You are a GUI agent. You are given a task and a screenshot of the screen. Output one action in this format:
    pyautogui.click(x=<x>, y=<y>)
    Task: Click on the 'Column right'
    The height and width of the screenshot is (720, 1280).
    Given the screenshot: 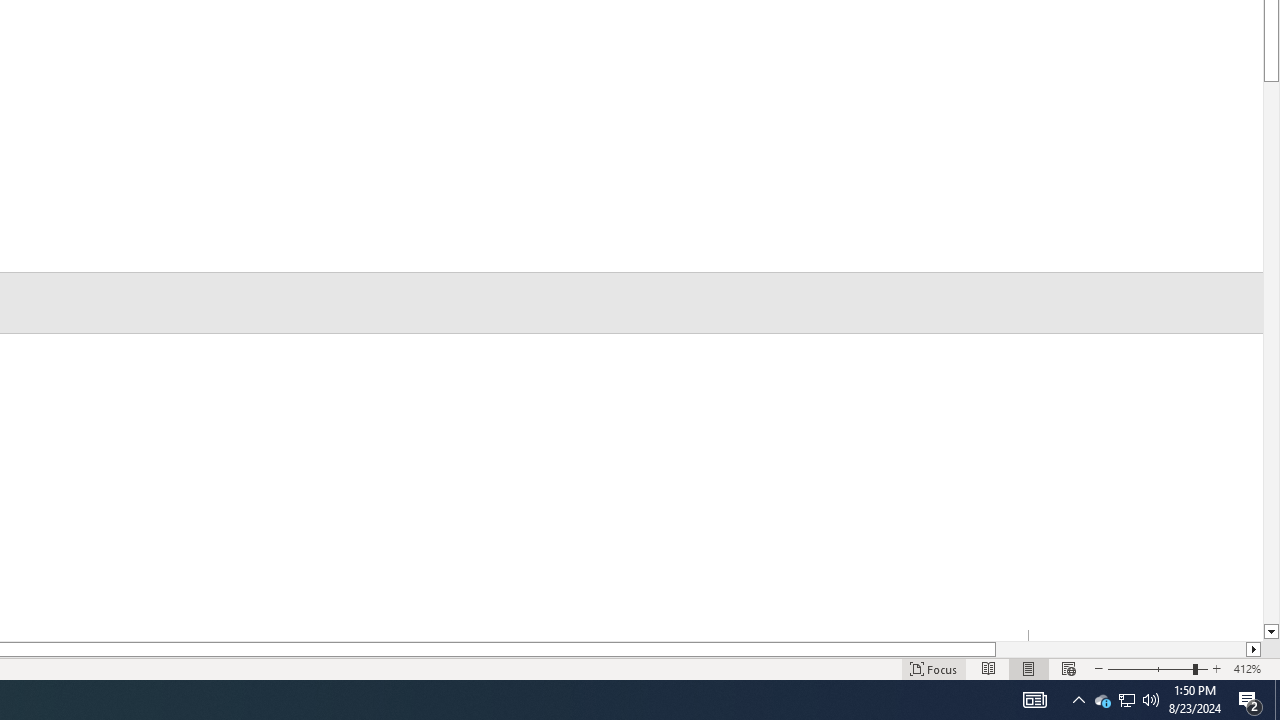 What is the action you would take?
    pyautogui.click(x=1253, y=649)
    